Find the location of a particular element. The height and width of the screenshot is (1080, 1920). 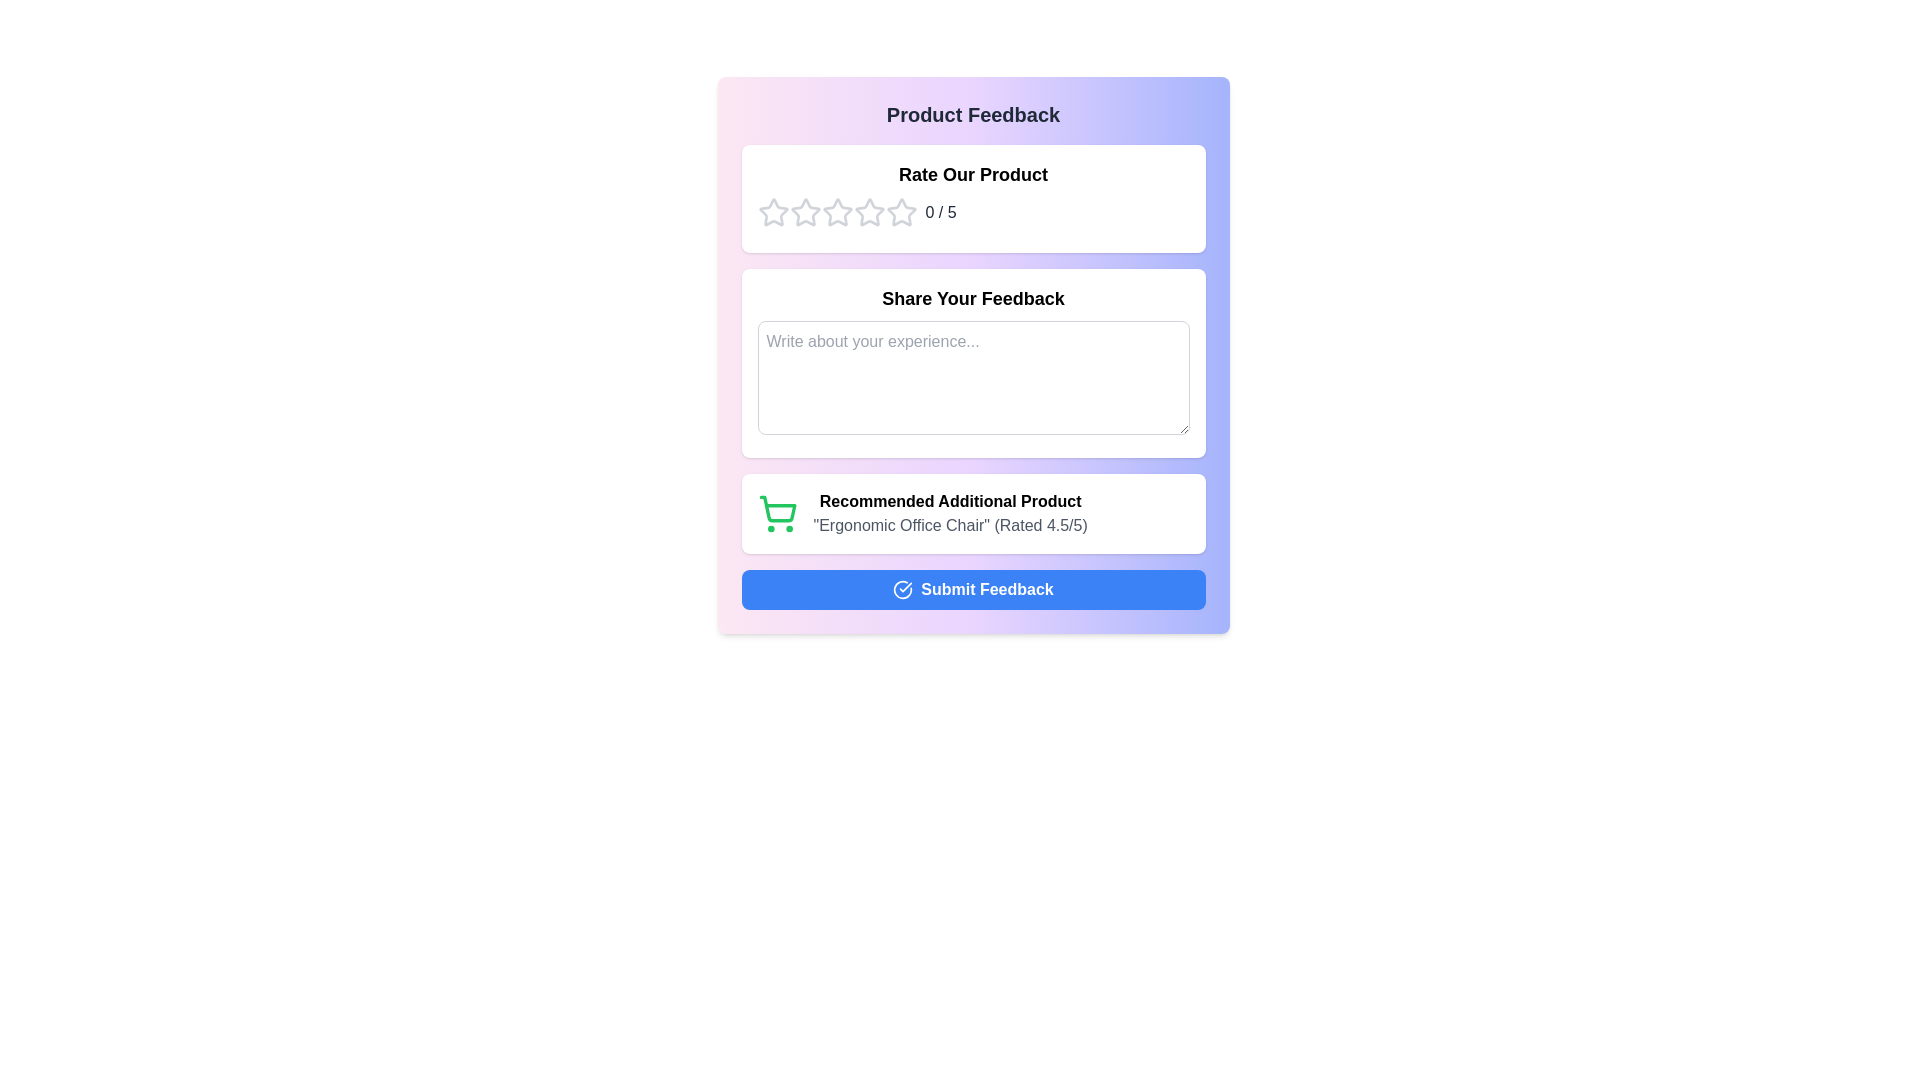

the main basket part of the shopping cart icon, which is the central component of the SVG representation, located between the two wheels is located at coordinates (776, 508).